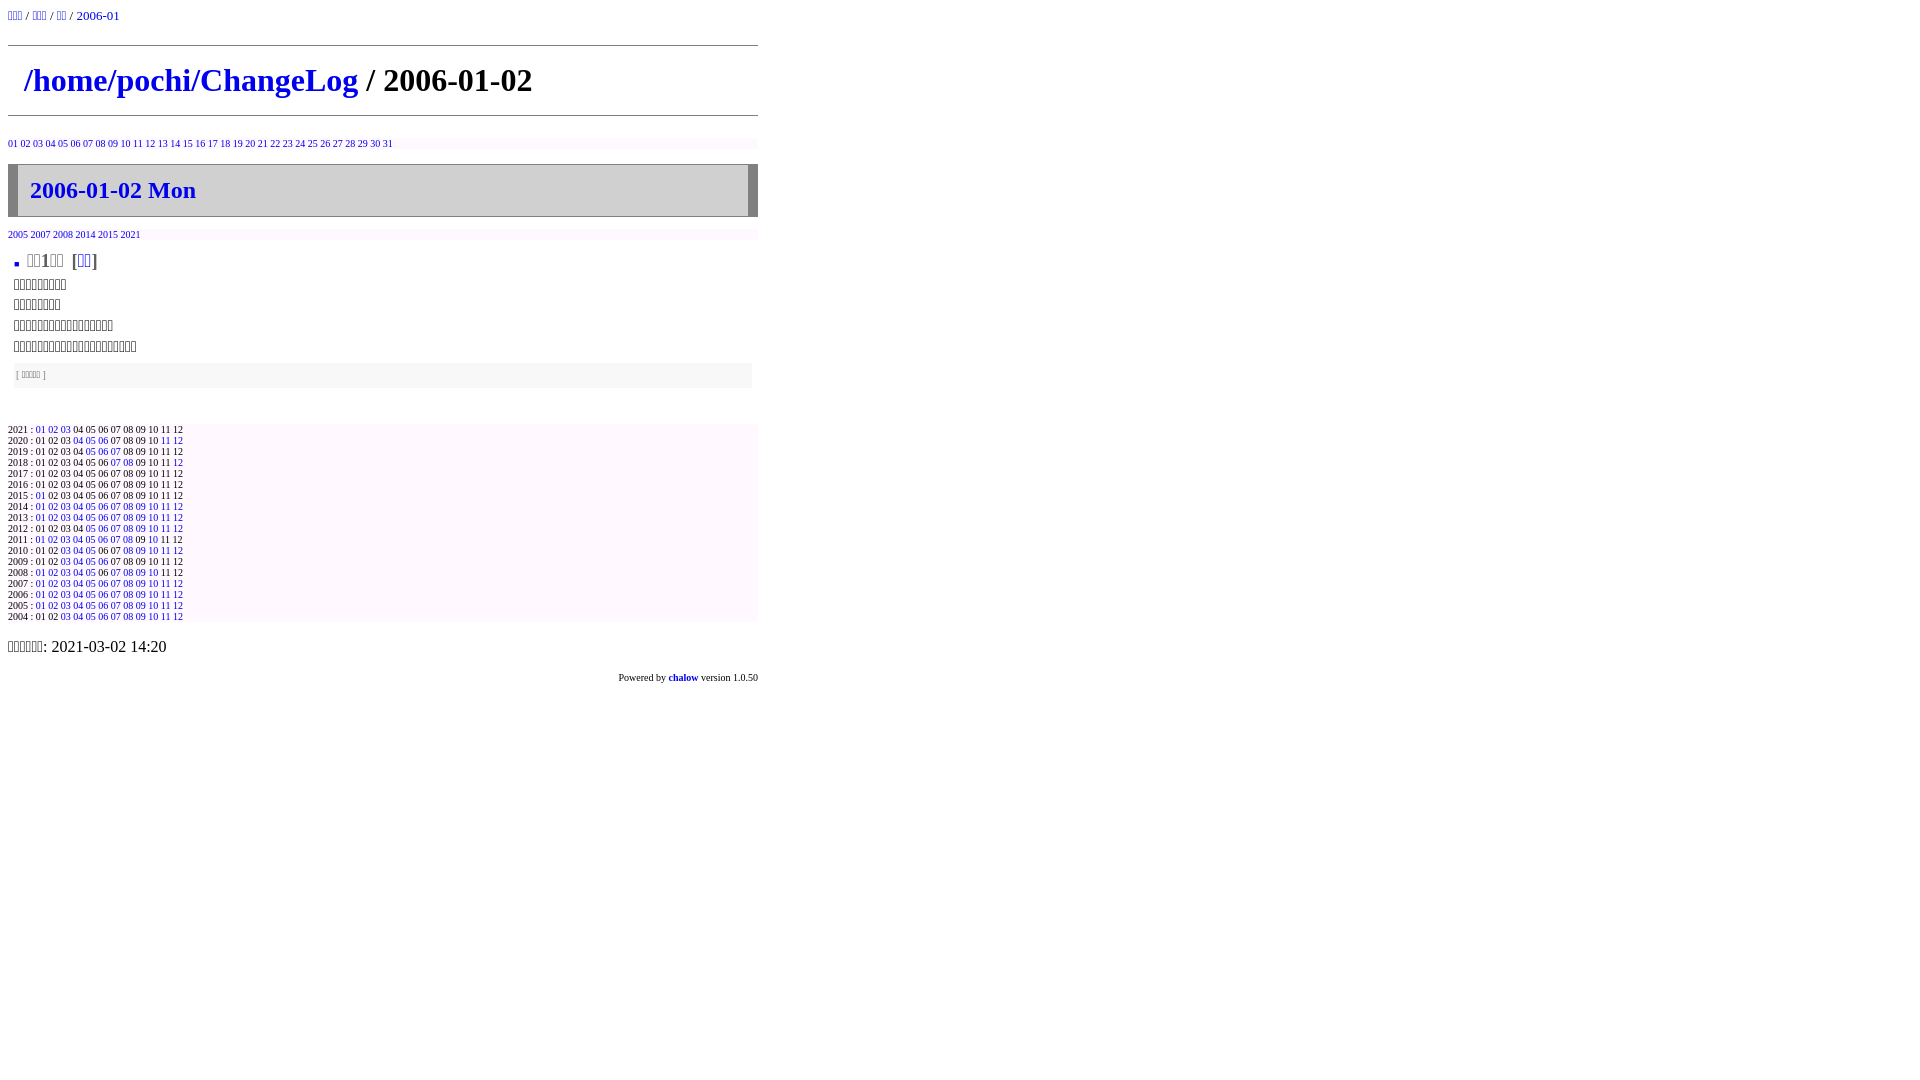 This screenshot has height=1080, width=1920. I want to click on '03', so click(61, 505).